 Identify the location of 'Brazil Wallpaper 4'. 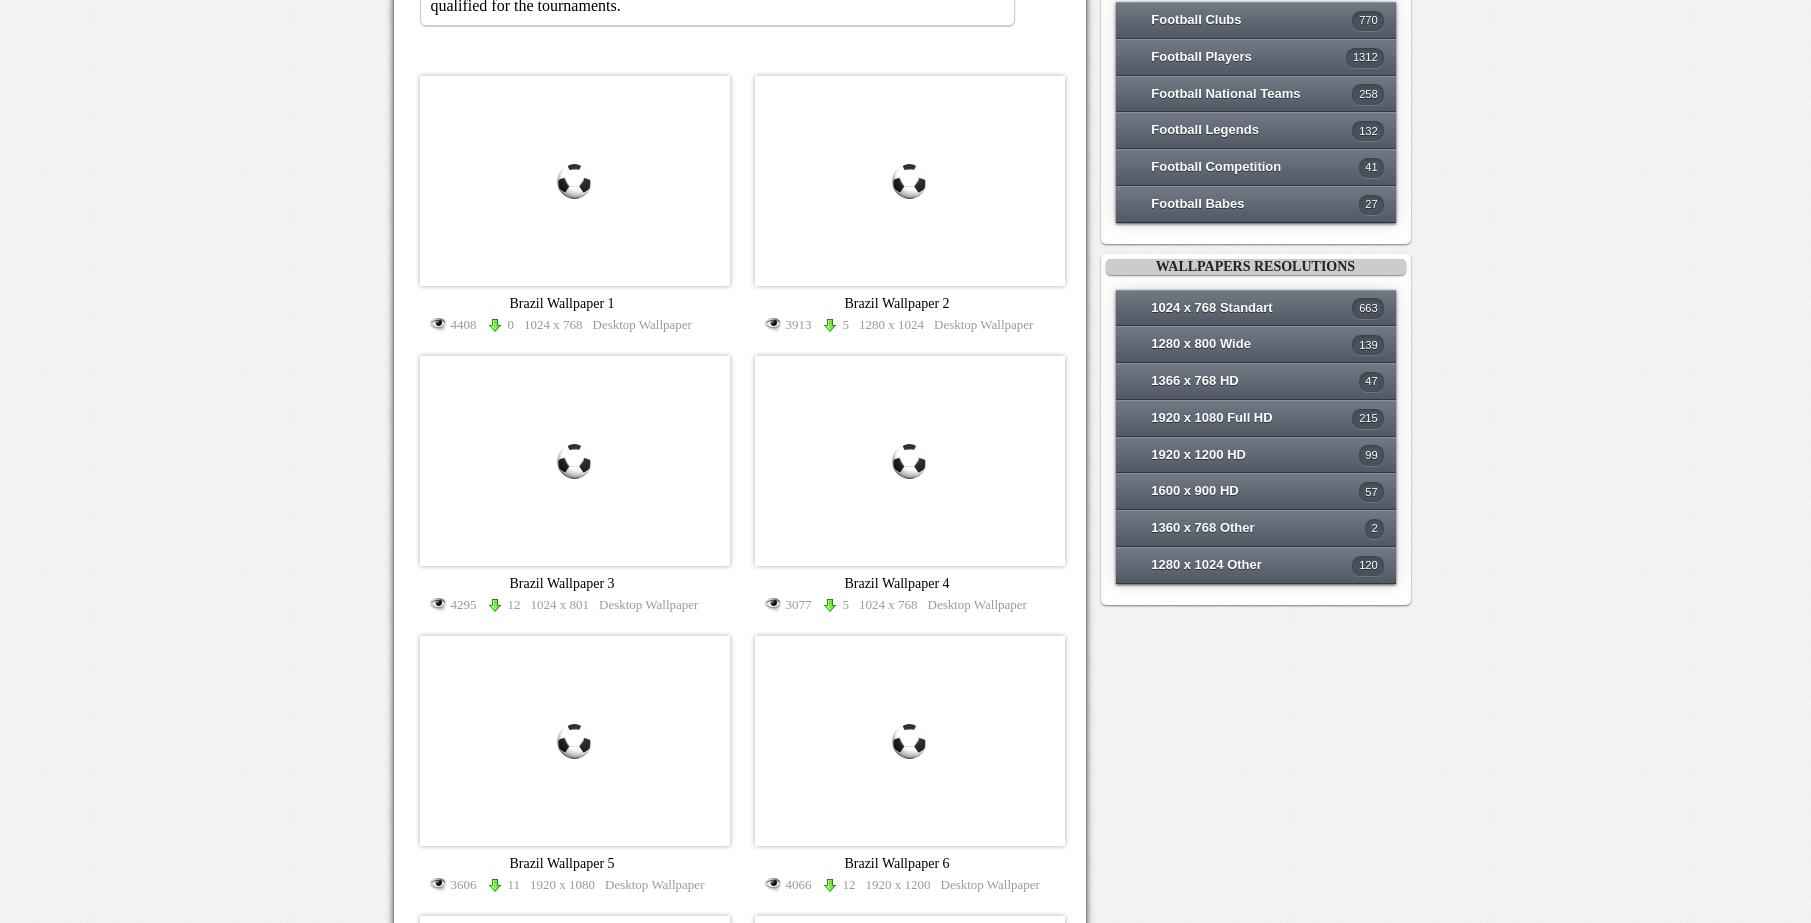
(896, 582).